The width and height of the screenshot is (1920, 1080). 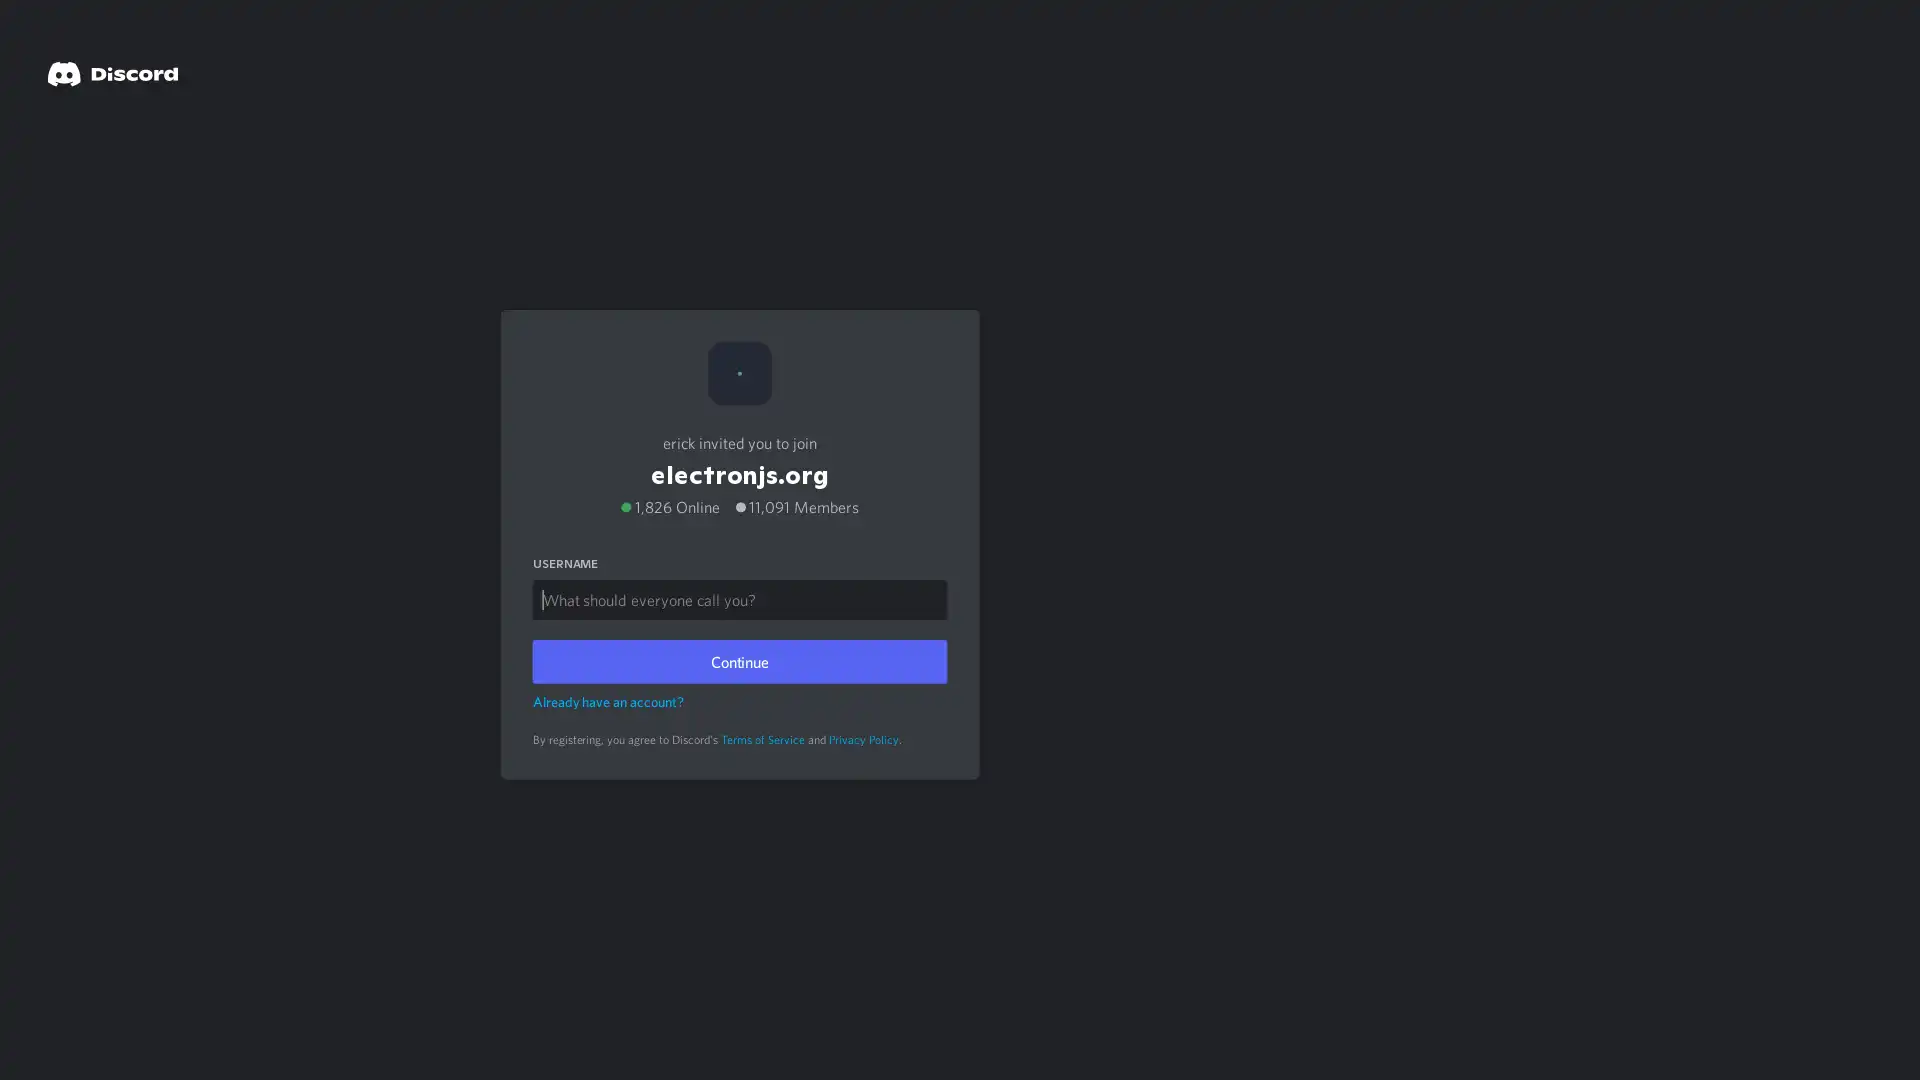 What do you see at coordinates (607, 696) in the screenshot?
I see `Already have an account?` at bounding box center [607, 696].